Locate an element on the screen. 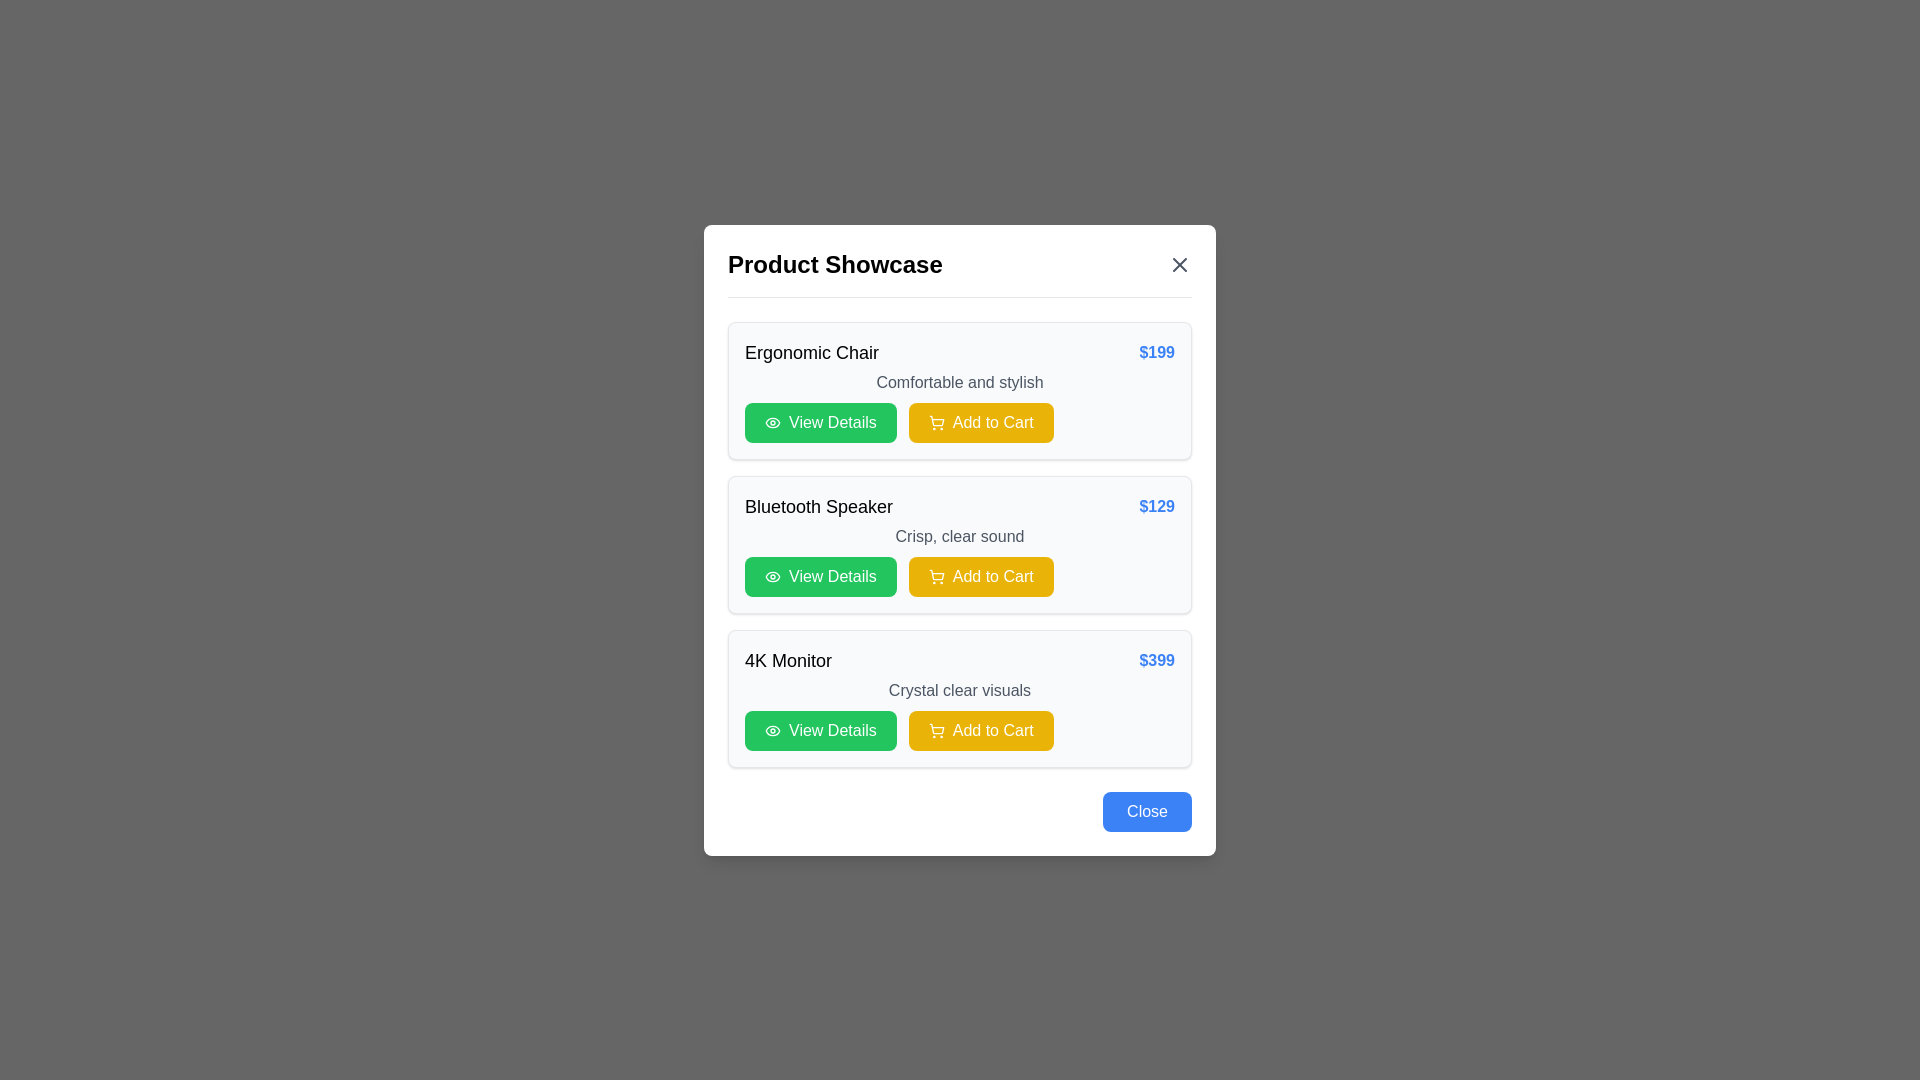 Image resolution: width=1920 pixels, height=1080 pixels. the green 'View Details' button is located at coordinates (832, 421).